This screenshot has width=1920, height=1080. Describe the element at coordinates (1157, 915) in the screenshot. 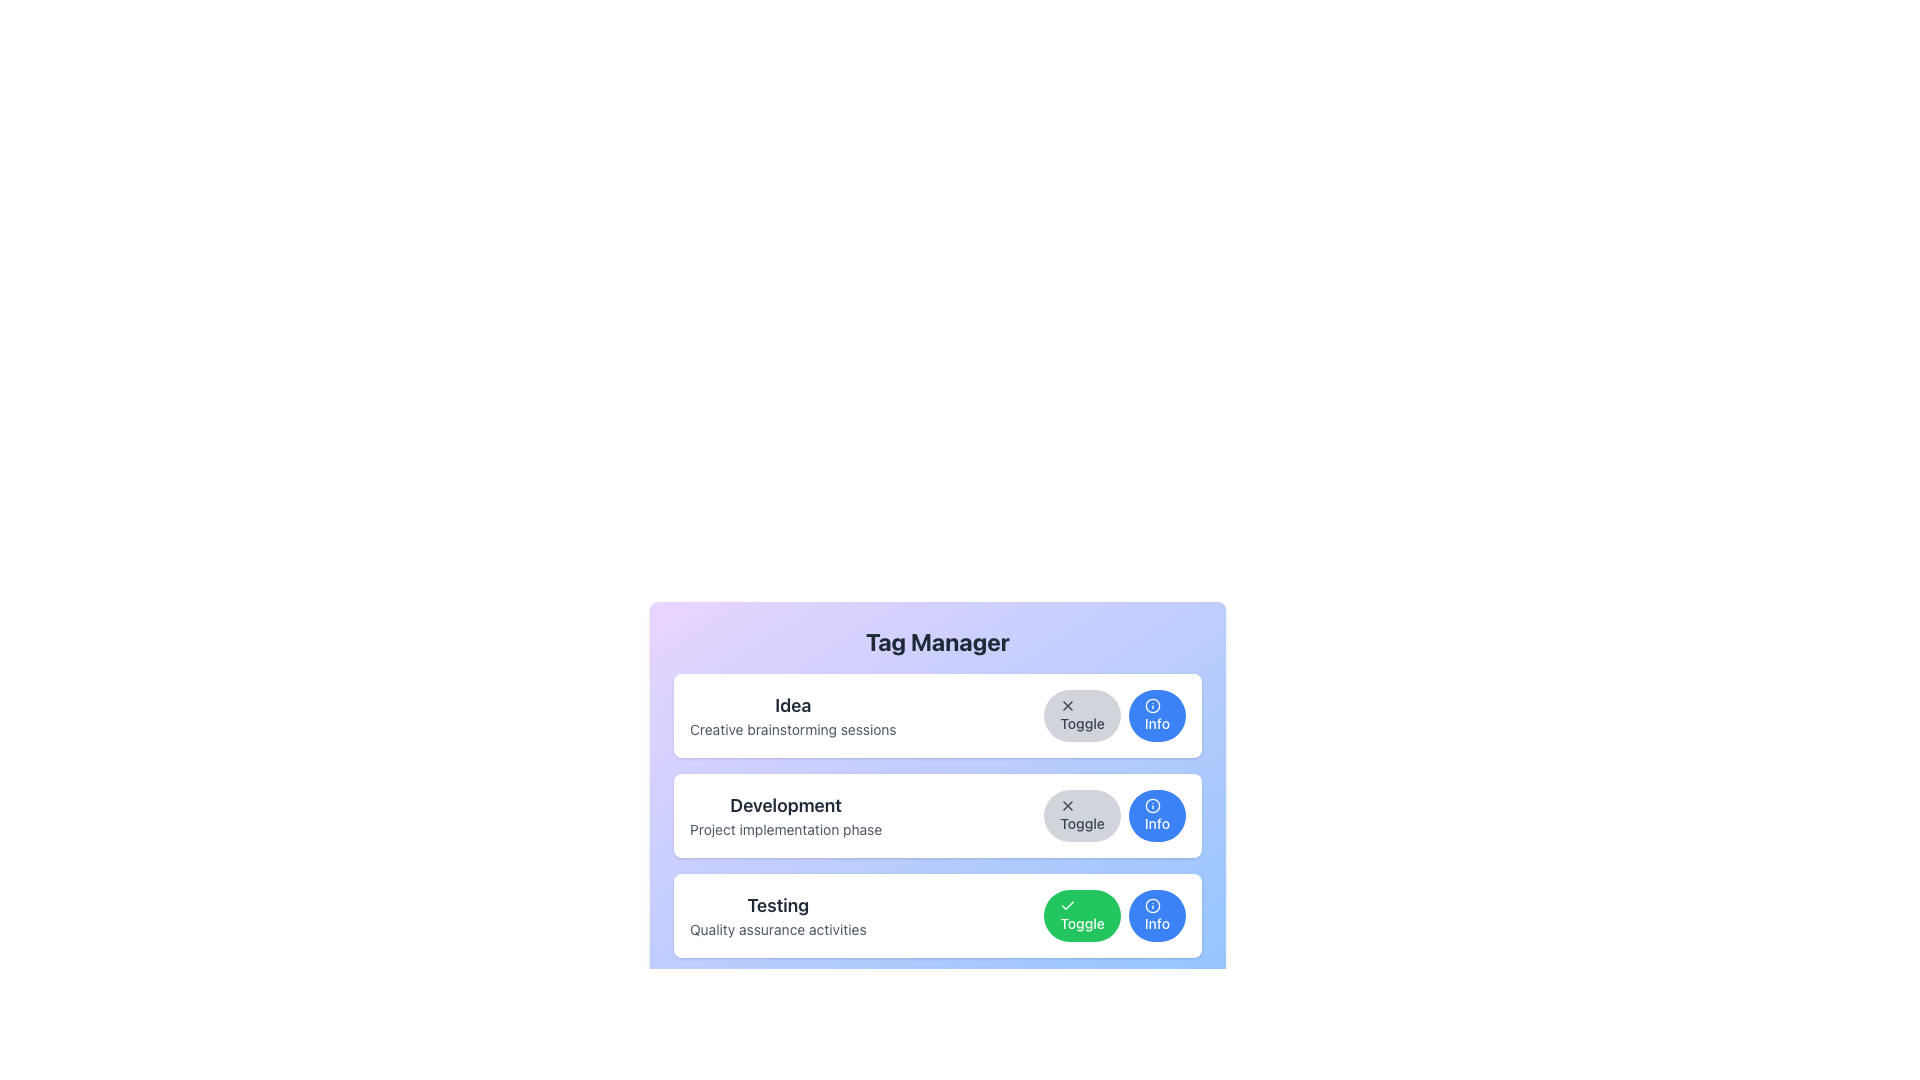

I see `the circular blue 'Info' button with white text and an information icon` at that location.